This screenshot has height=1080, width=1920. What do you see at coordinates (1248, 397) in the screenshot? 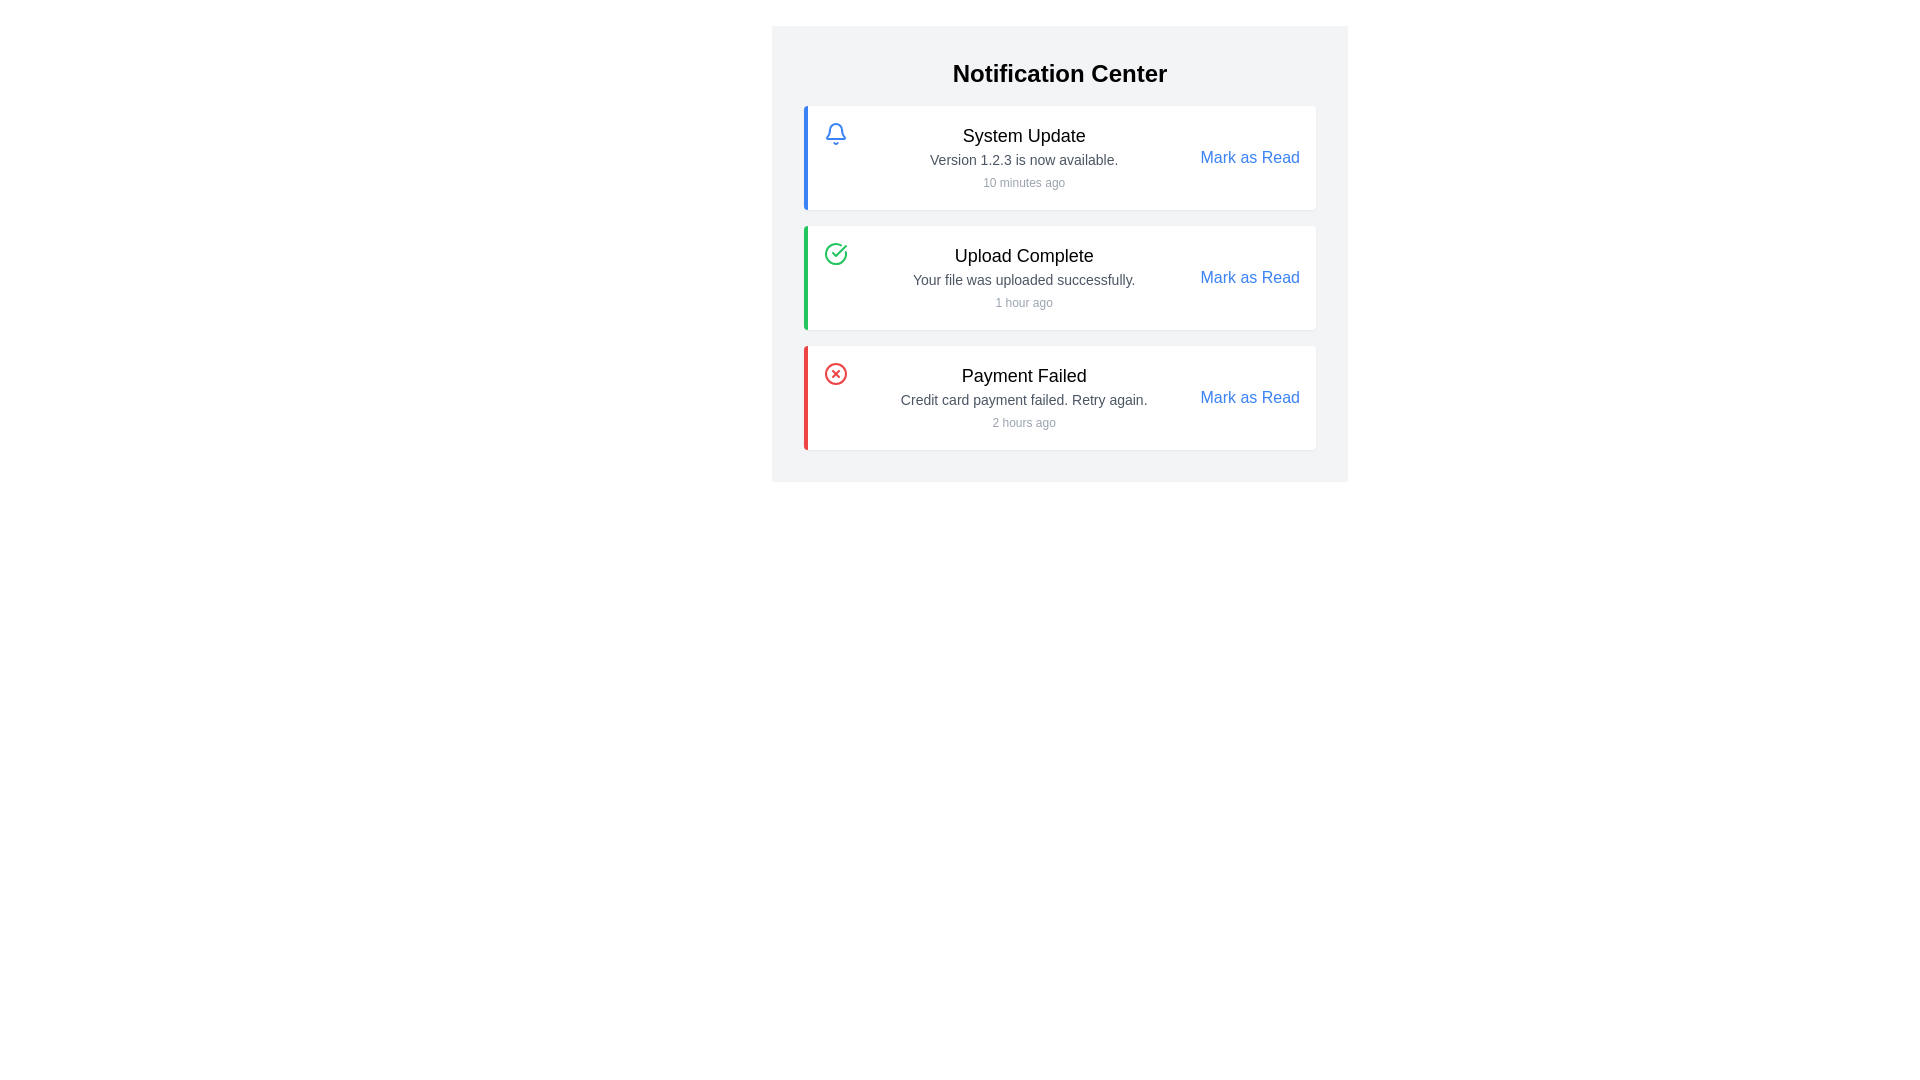
I see `the 'Mark as Read' link located in the rightmost section of the third notification card to change its status to read` at bounding box center [1248, 397].